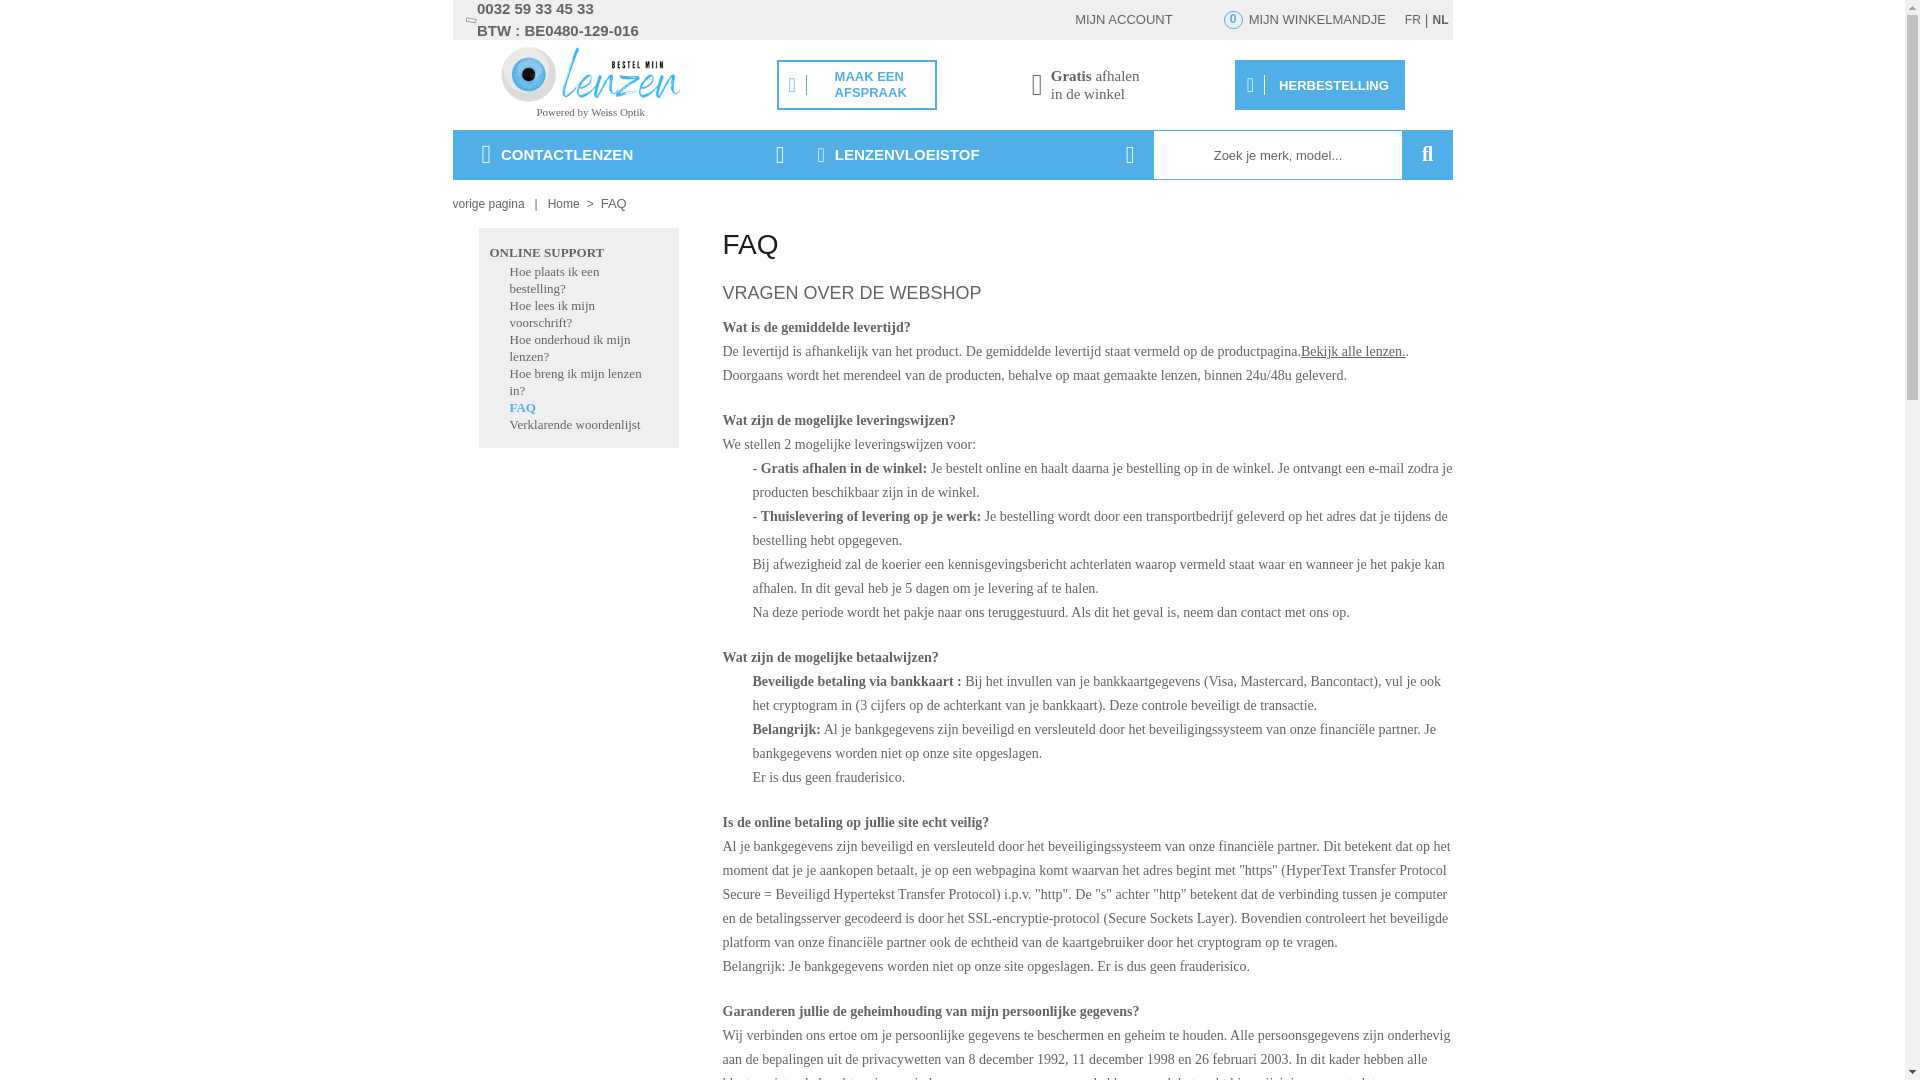  Describe the element at coordinates (552, 313) in the screenshot. I see `'Hoe lees ik mijn voorschrift?'` at that location.